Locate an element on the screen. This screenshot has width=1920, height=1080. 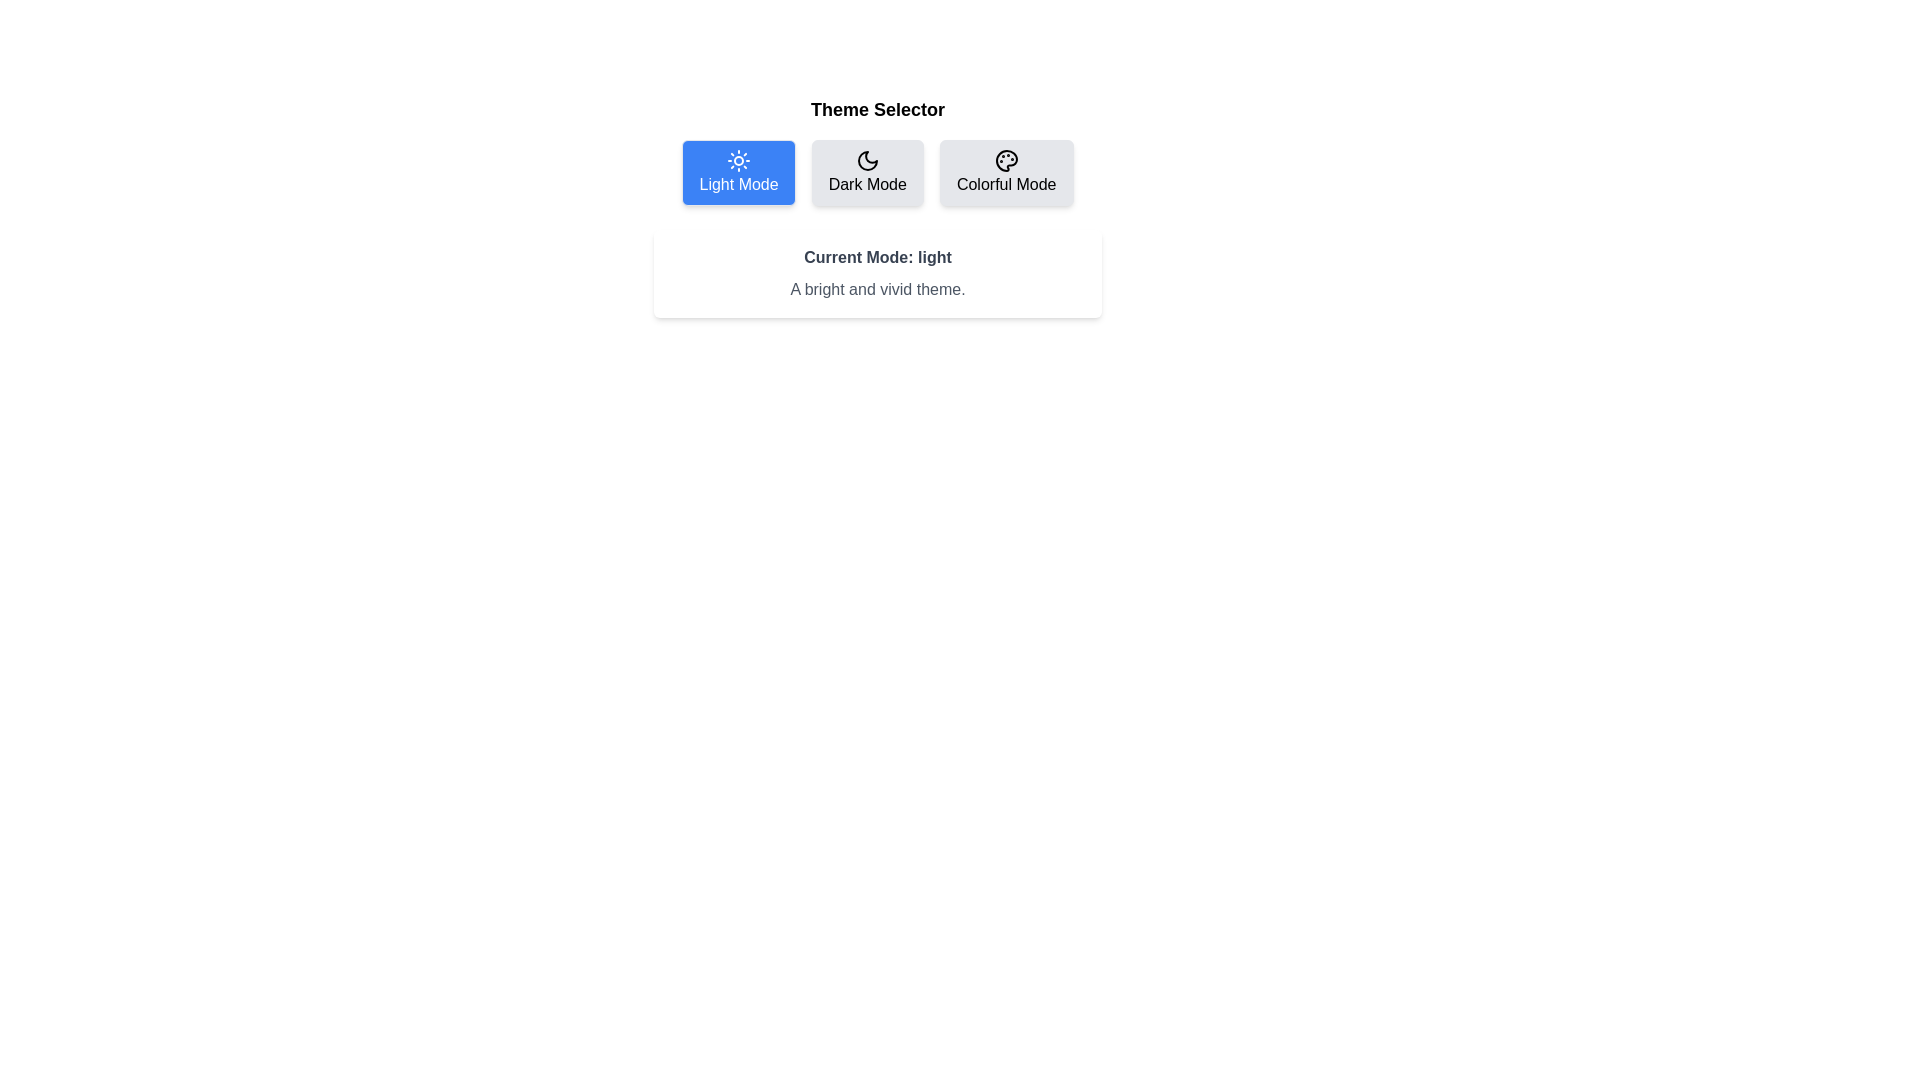
the palette icon located on the rightmost side of the Theme Selector panel, which features a smooth circular shape and smaller circles representing paint wells is located at coordinates (1006, 160).